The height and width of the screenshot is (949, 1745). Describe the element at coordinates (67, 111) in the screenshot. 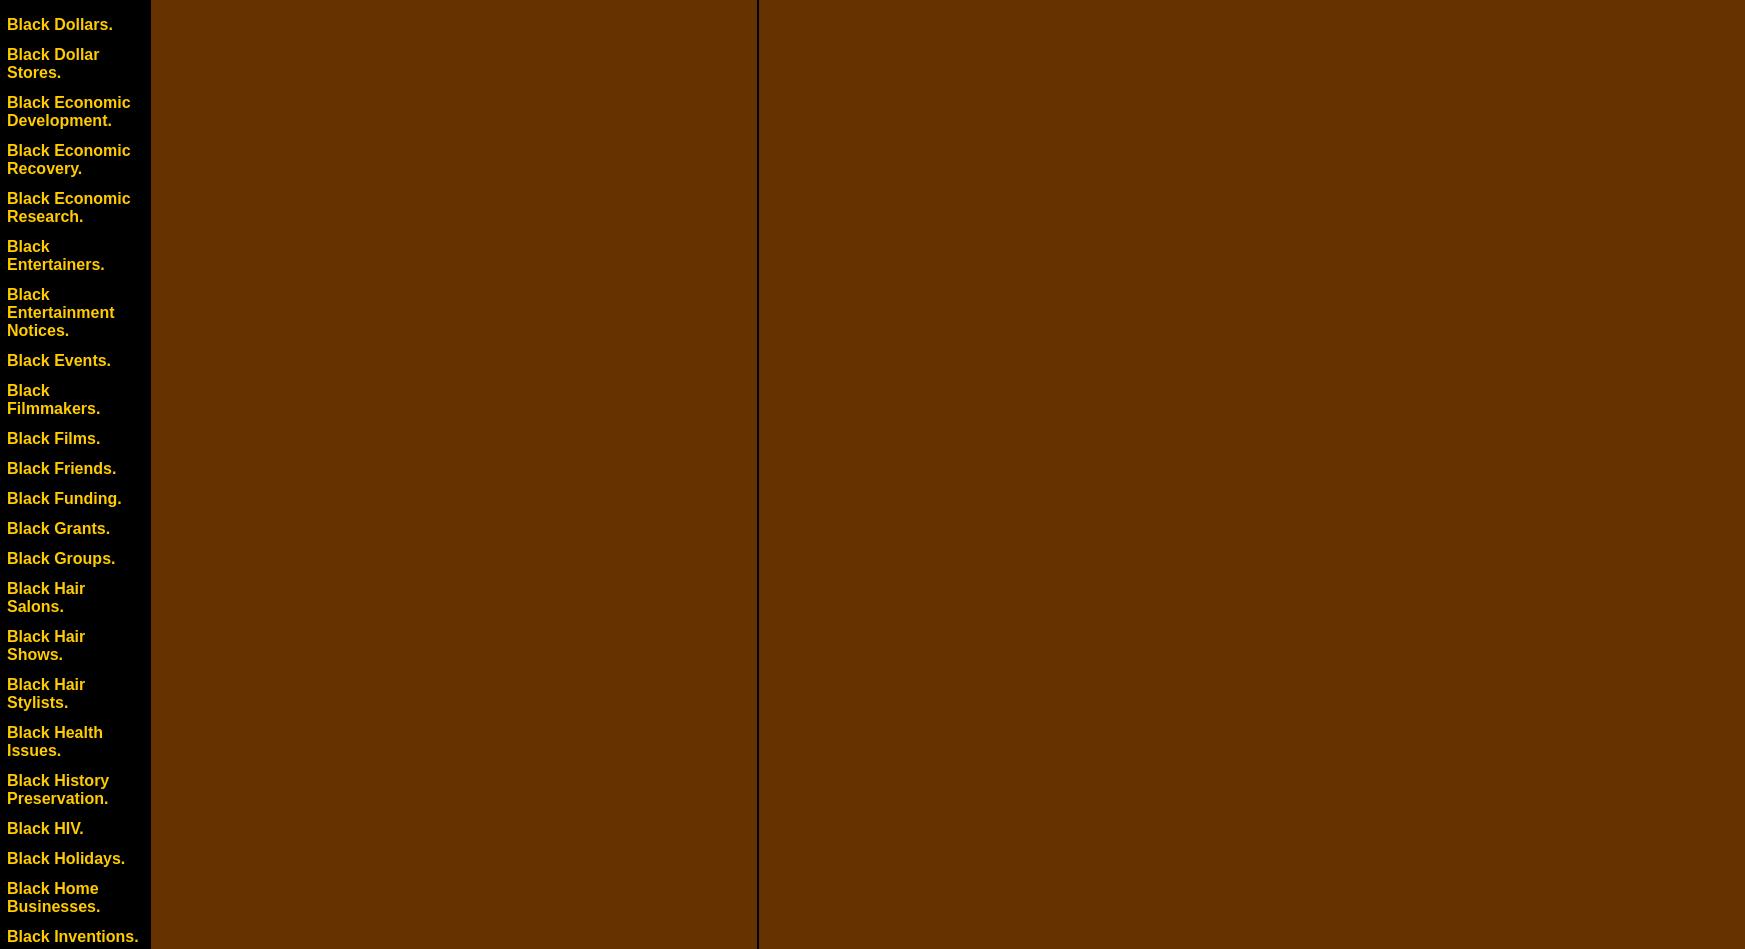

I see `'Black Economic Development.'` at that location.